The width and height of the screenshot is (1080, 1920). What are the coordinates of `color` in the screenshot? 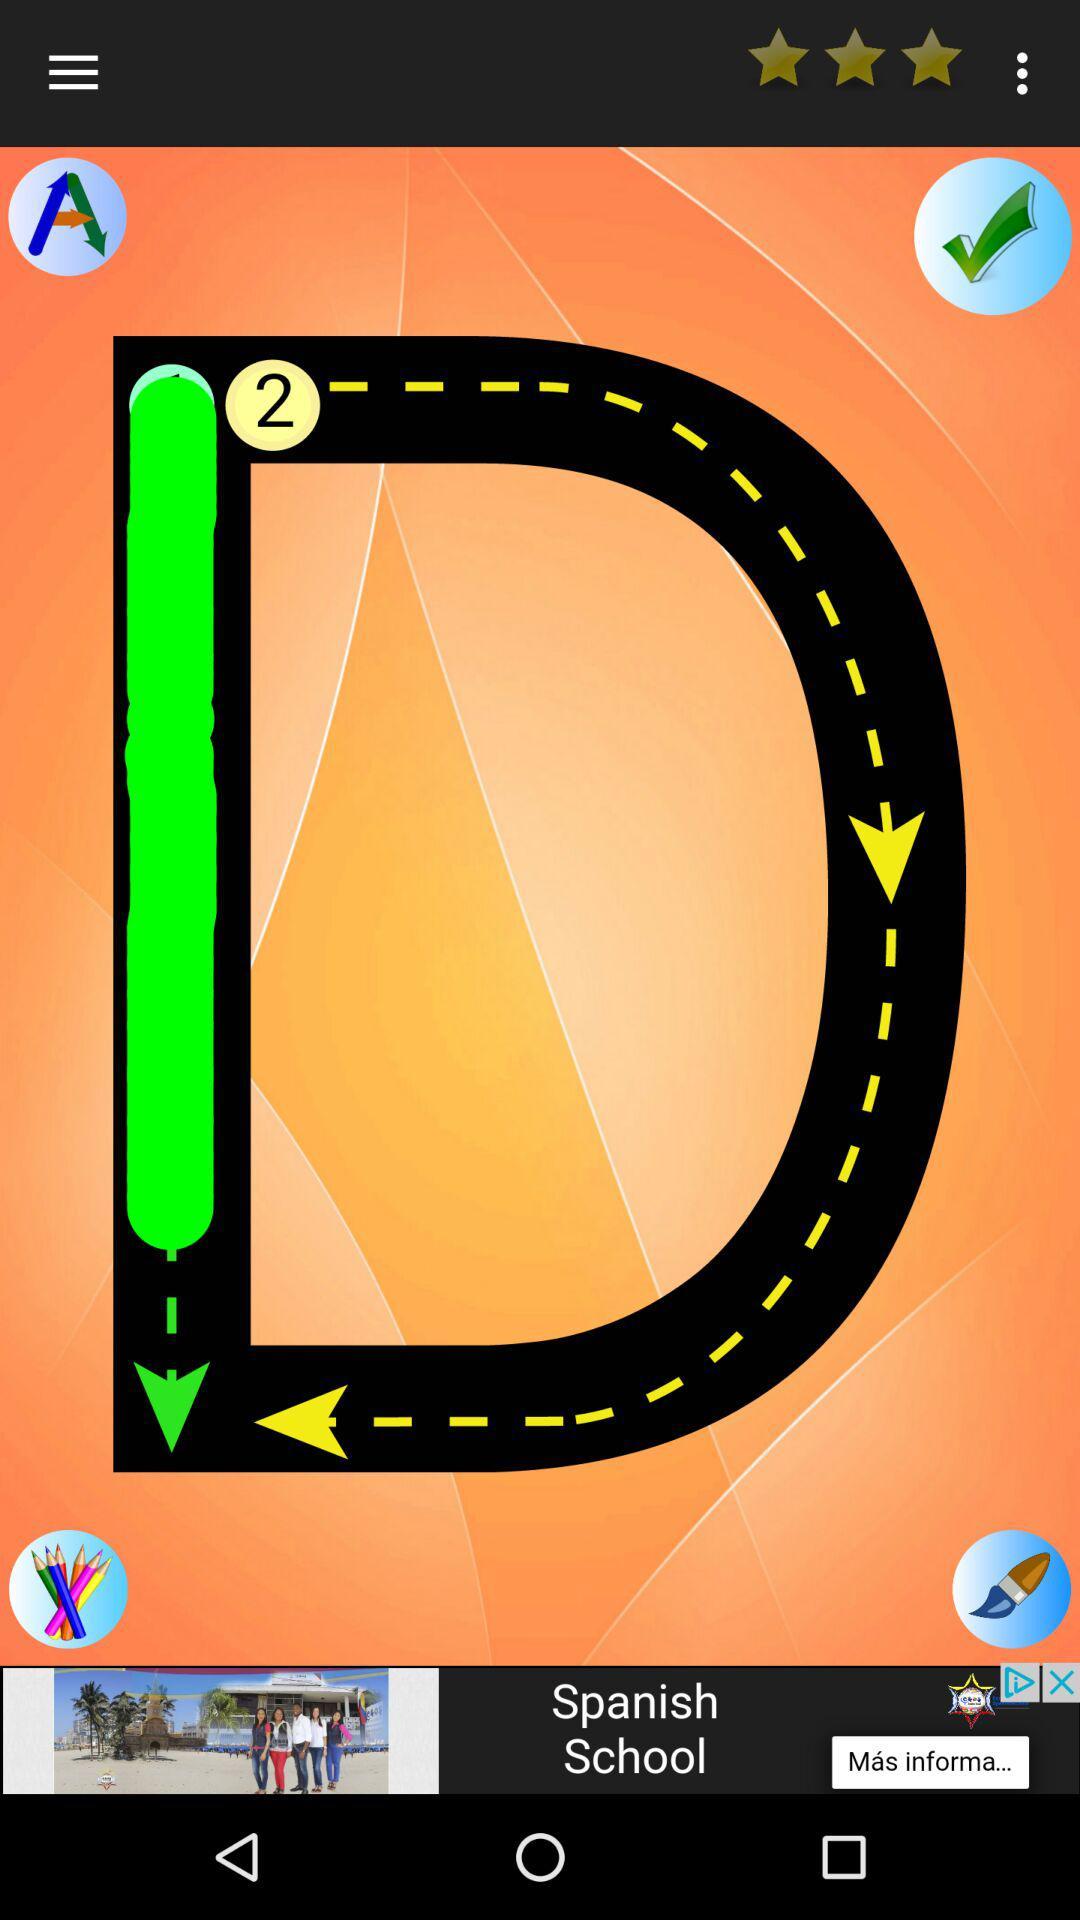 It's located at (67, 1588).